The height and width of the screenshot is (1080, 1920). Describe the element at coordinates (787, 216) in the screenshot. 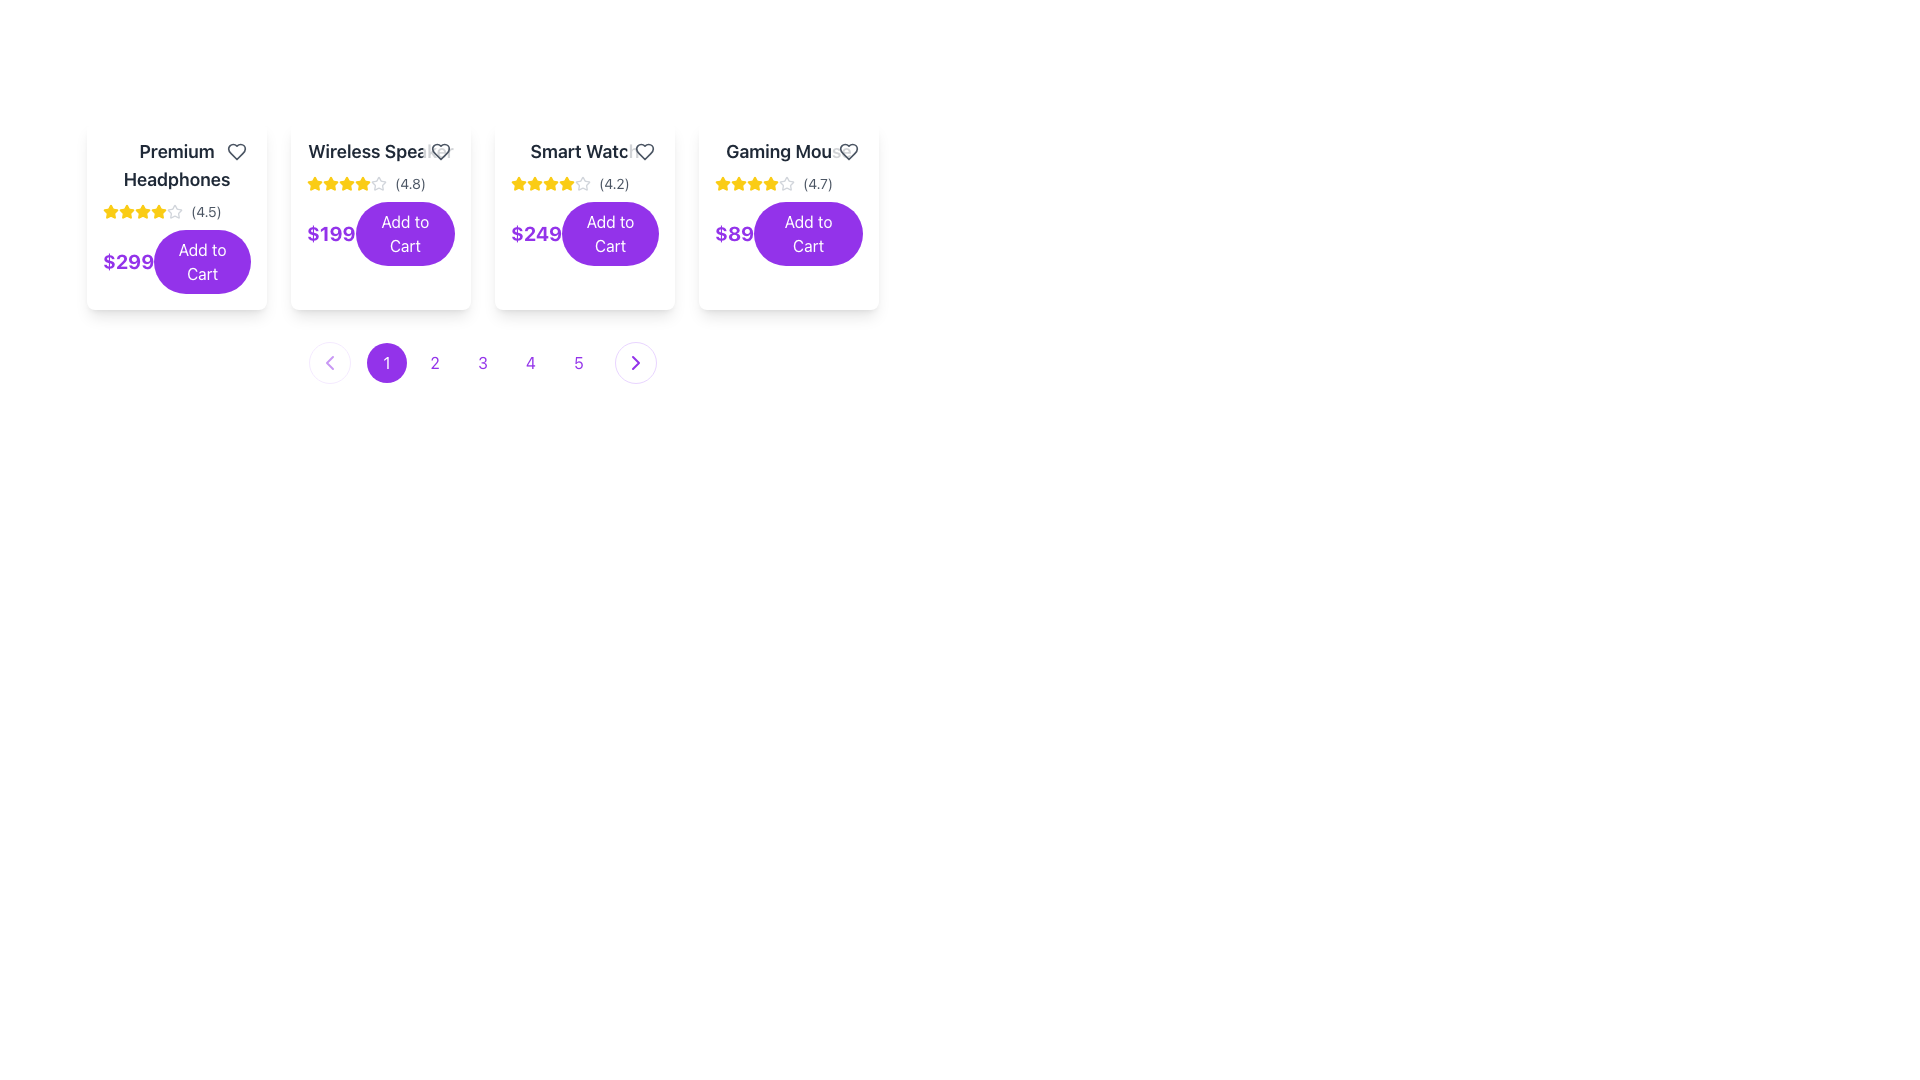

I see `the 'Add to Cart' button on the Gaming Mouse product card, which is the fourth card in a grid layout located in the top-right corner` at that location.